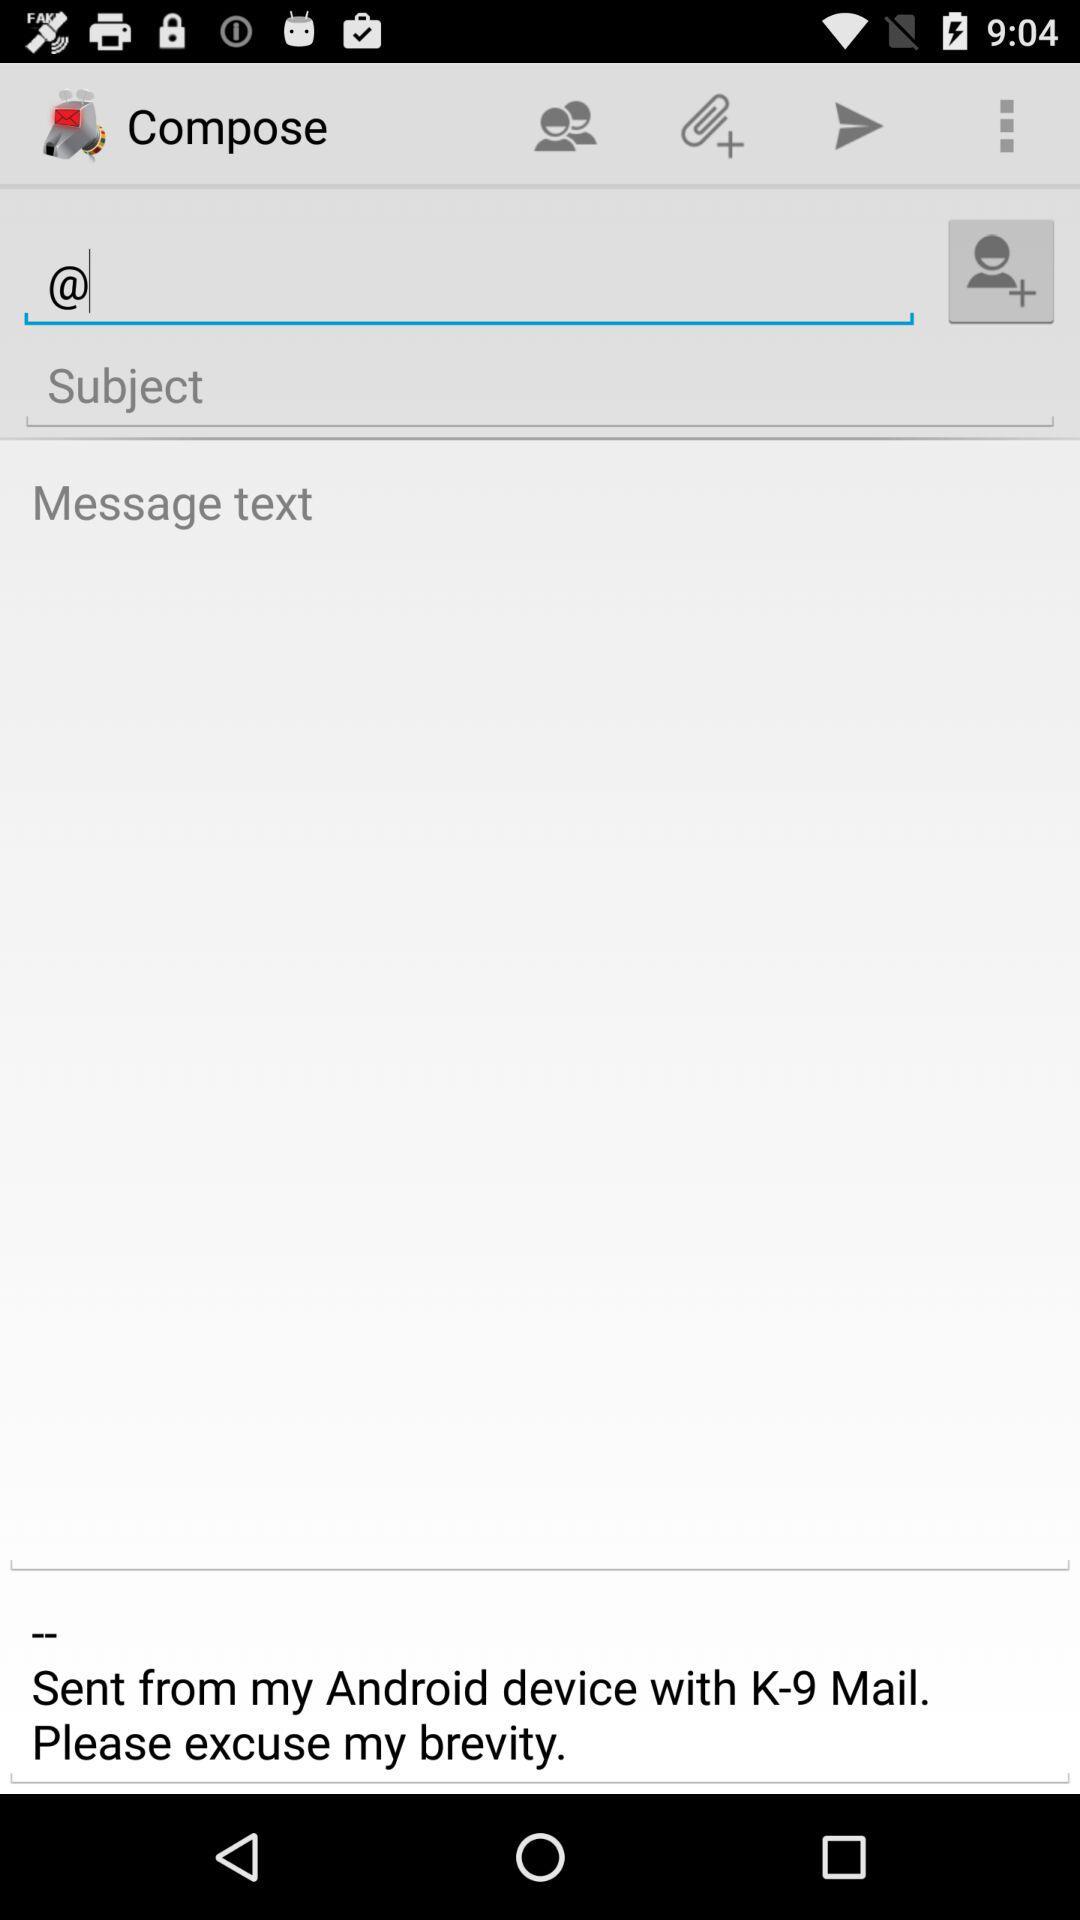 Image resolution: width=1080 pixels, height=1920 pixels. Describe the element at coordinates (540, 385) in the screenshot. I see `type subject` at that location.